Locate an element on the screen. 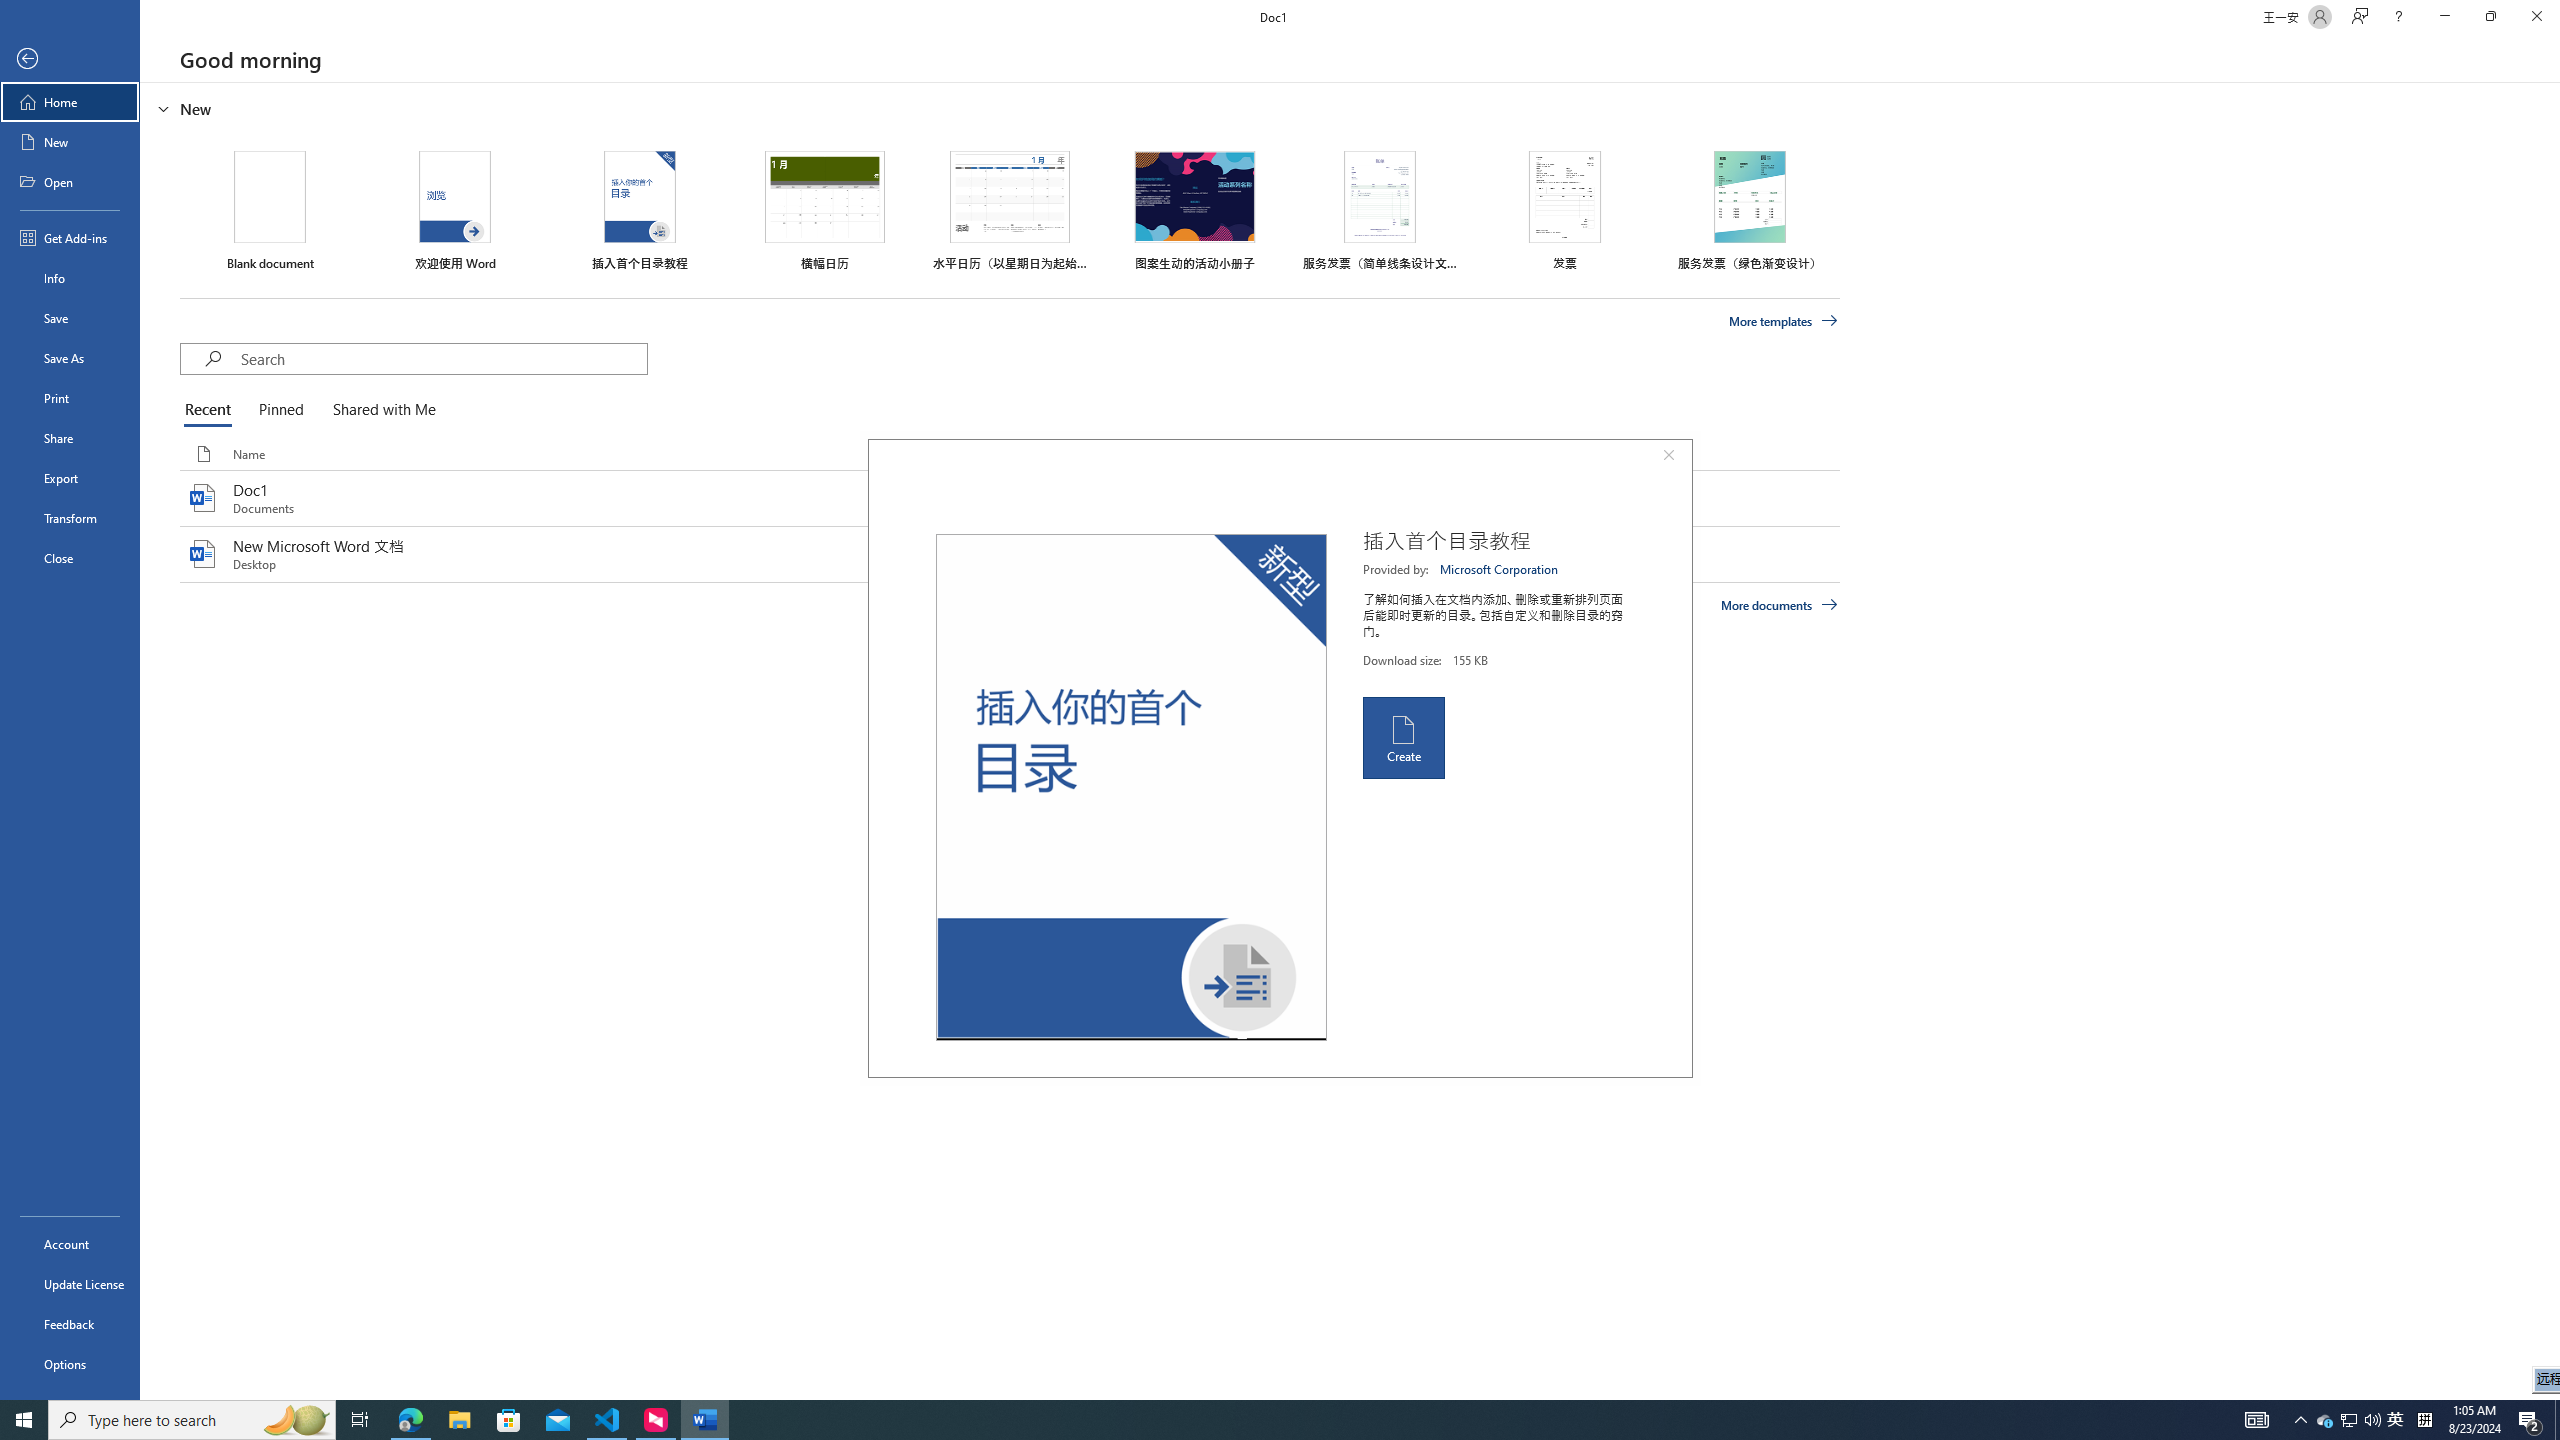  'Restore Down' is located at coordinates (2490, 16).